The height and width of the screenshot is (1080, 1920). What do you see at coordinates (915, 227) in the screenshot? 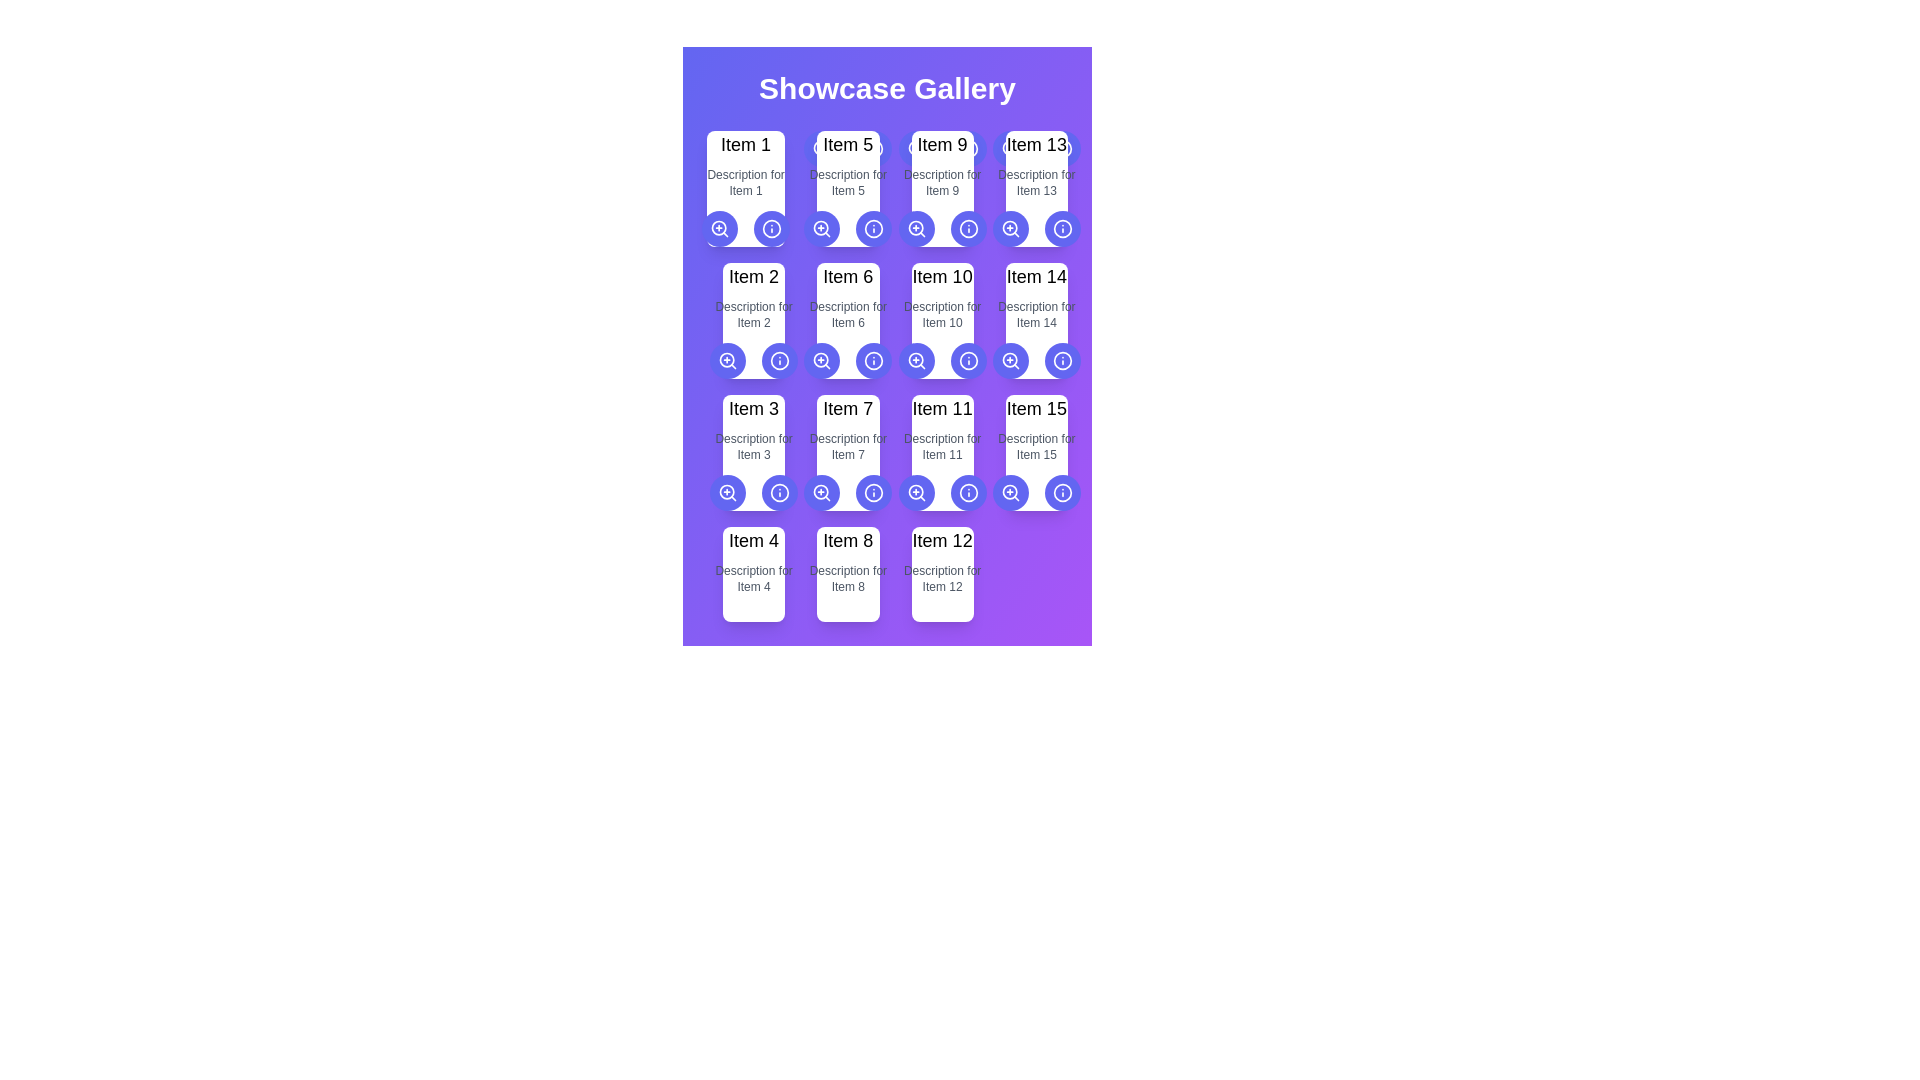
I see `the zoom-in SVG icon embedded within the button below the 'Item 9' card in the third column of the 'Showcase Gallery' grid layout` at bounding box center [915, 227].